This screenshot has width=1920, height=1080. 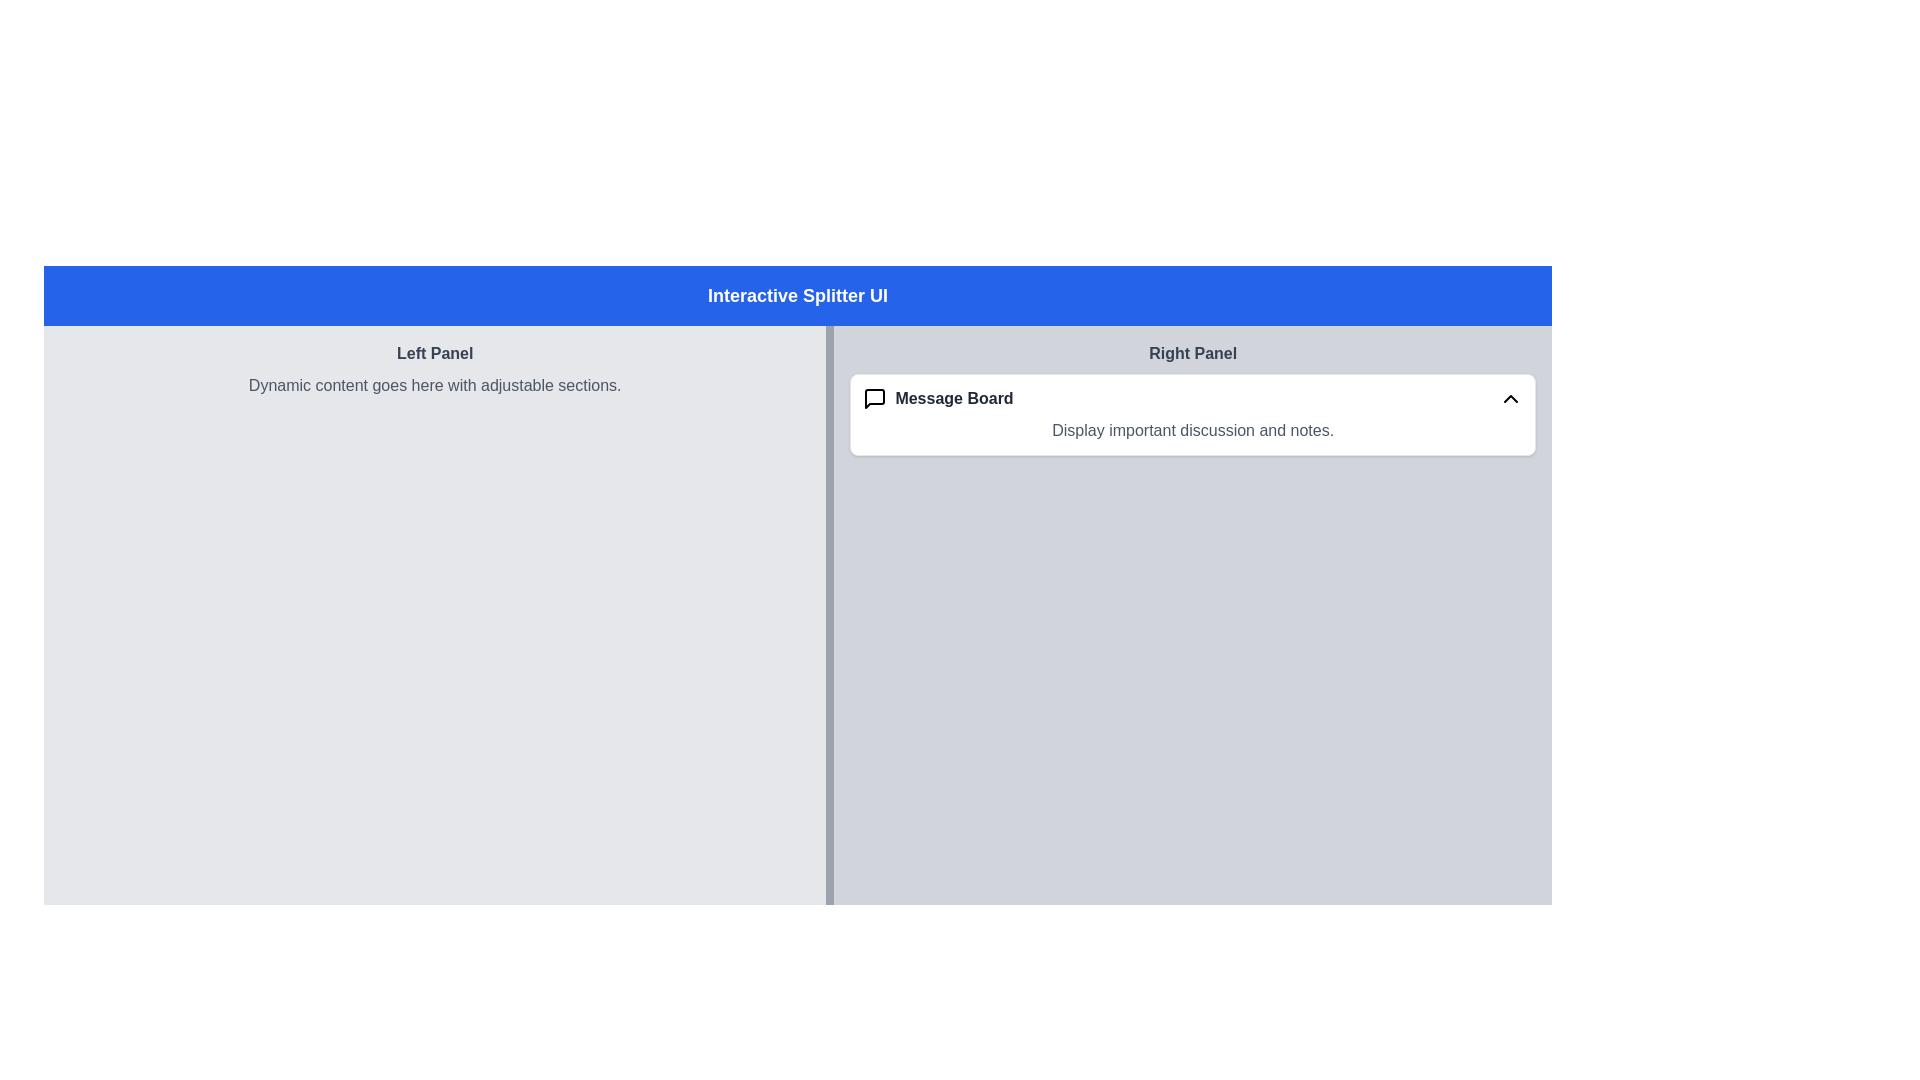 I want to click on the bold text label saying 'Left Panel', which is styled in dark gray and located at the top section of the left-aligned panel area, just below a blue header bar, so click(x=434, y=353).